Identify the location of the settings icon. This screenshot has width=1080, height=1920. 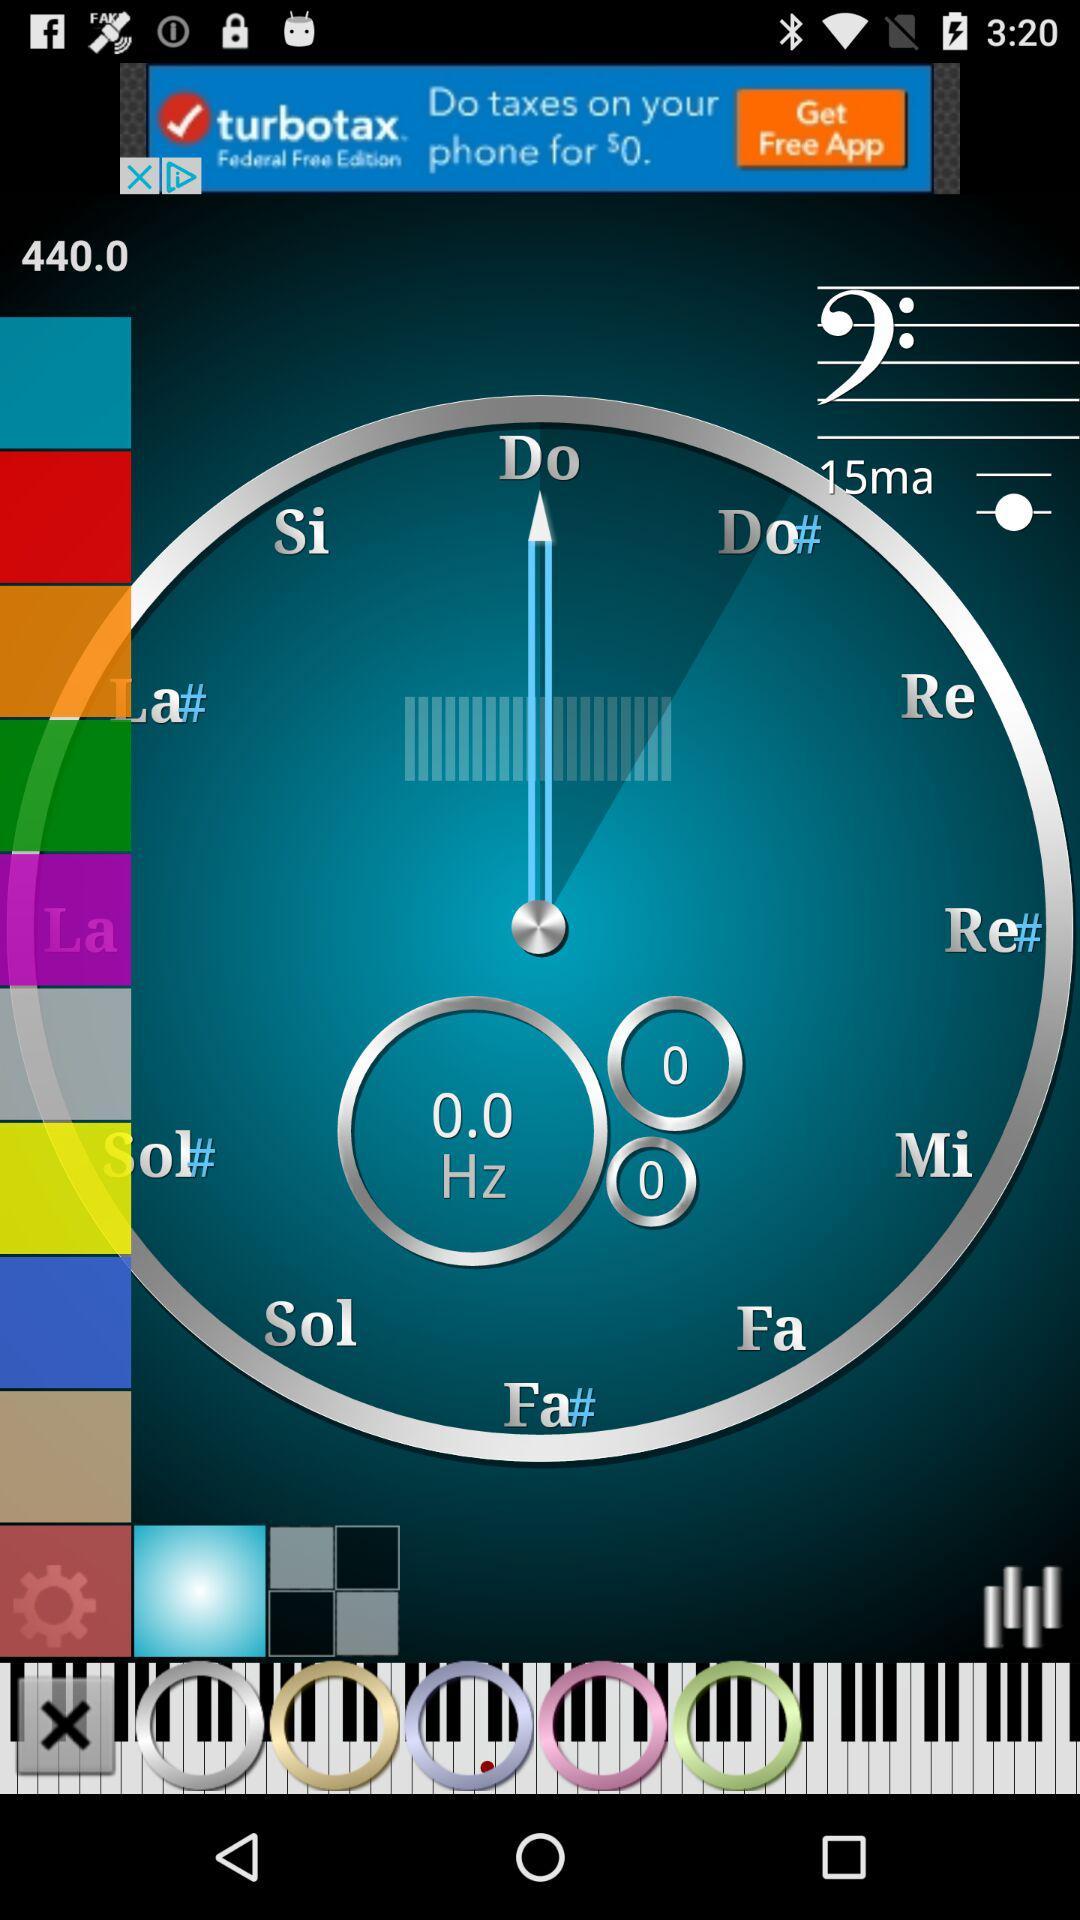
(54, 1719).